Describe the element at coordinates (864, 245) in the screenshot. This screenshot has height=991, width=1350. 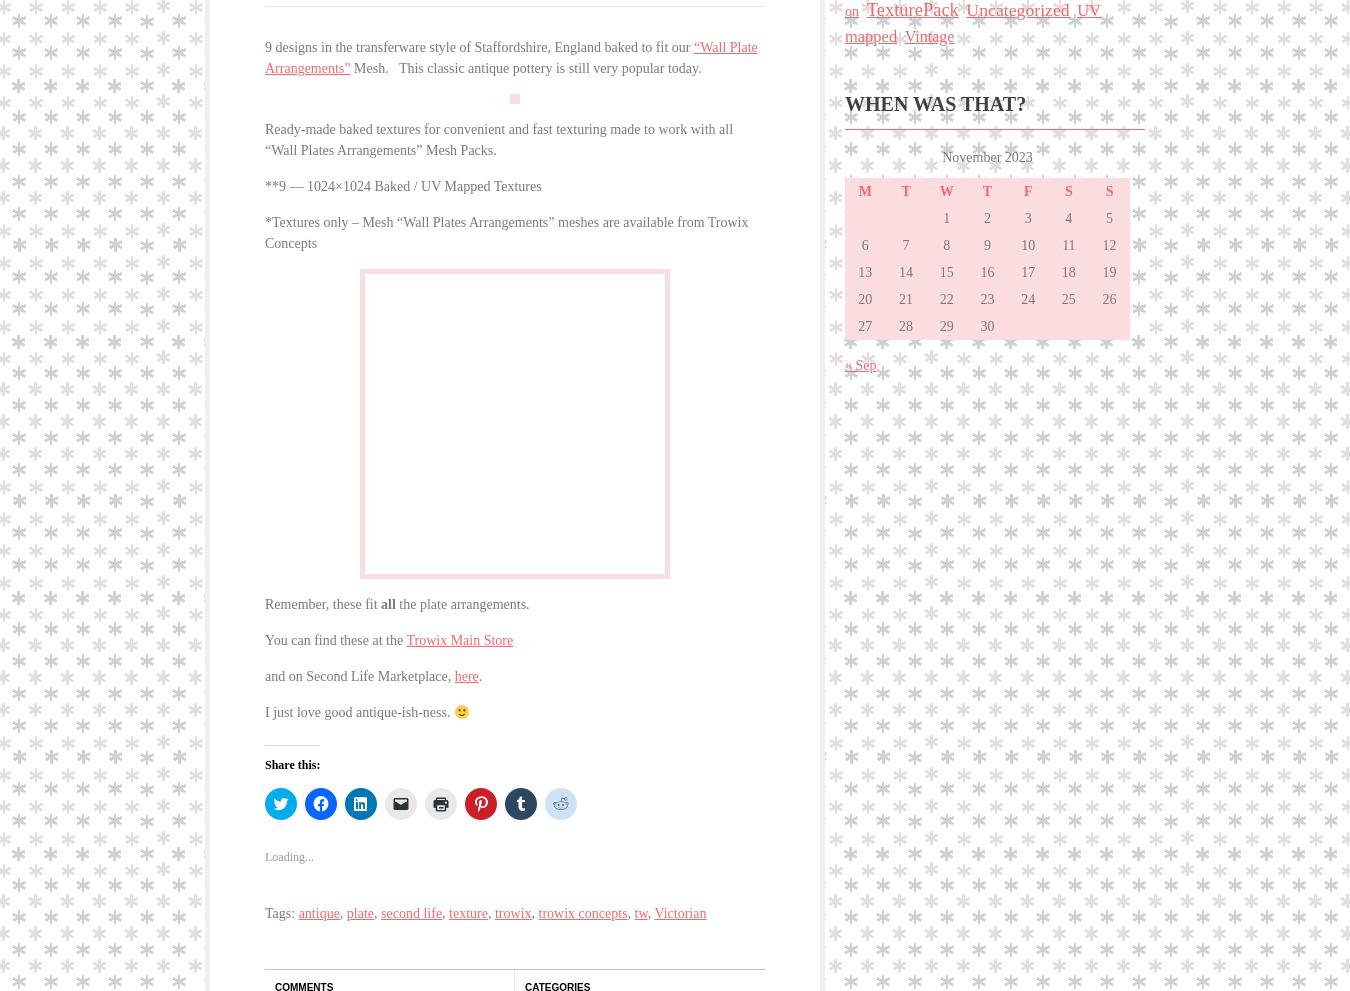
I see `'6'` at that location.